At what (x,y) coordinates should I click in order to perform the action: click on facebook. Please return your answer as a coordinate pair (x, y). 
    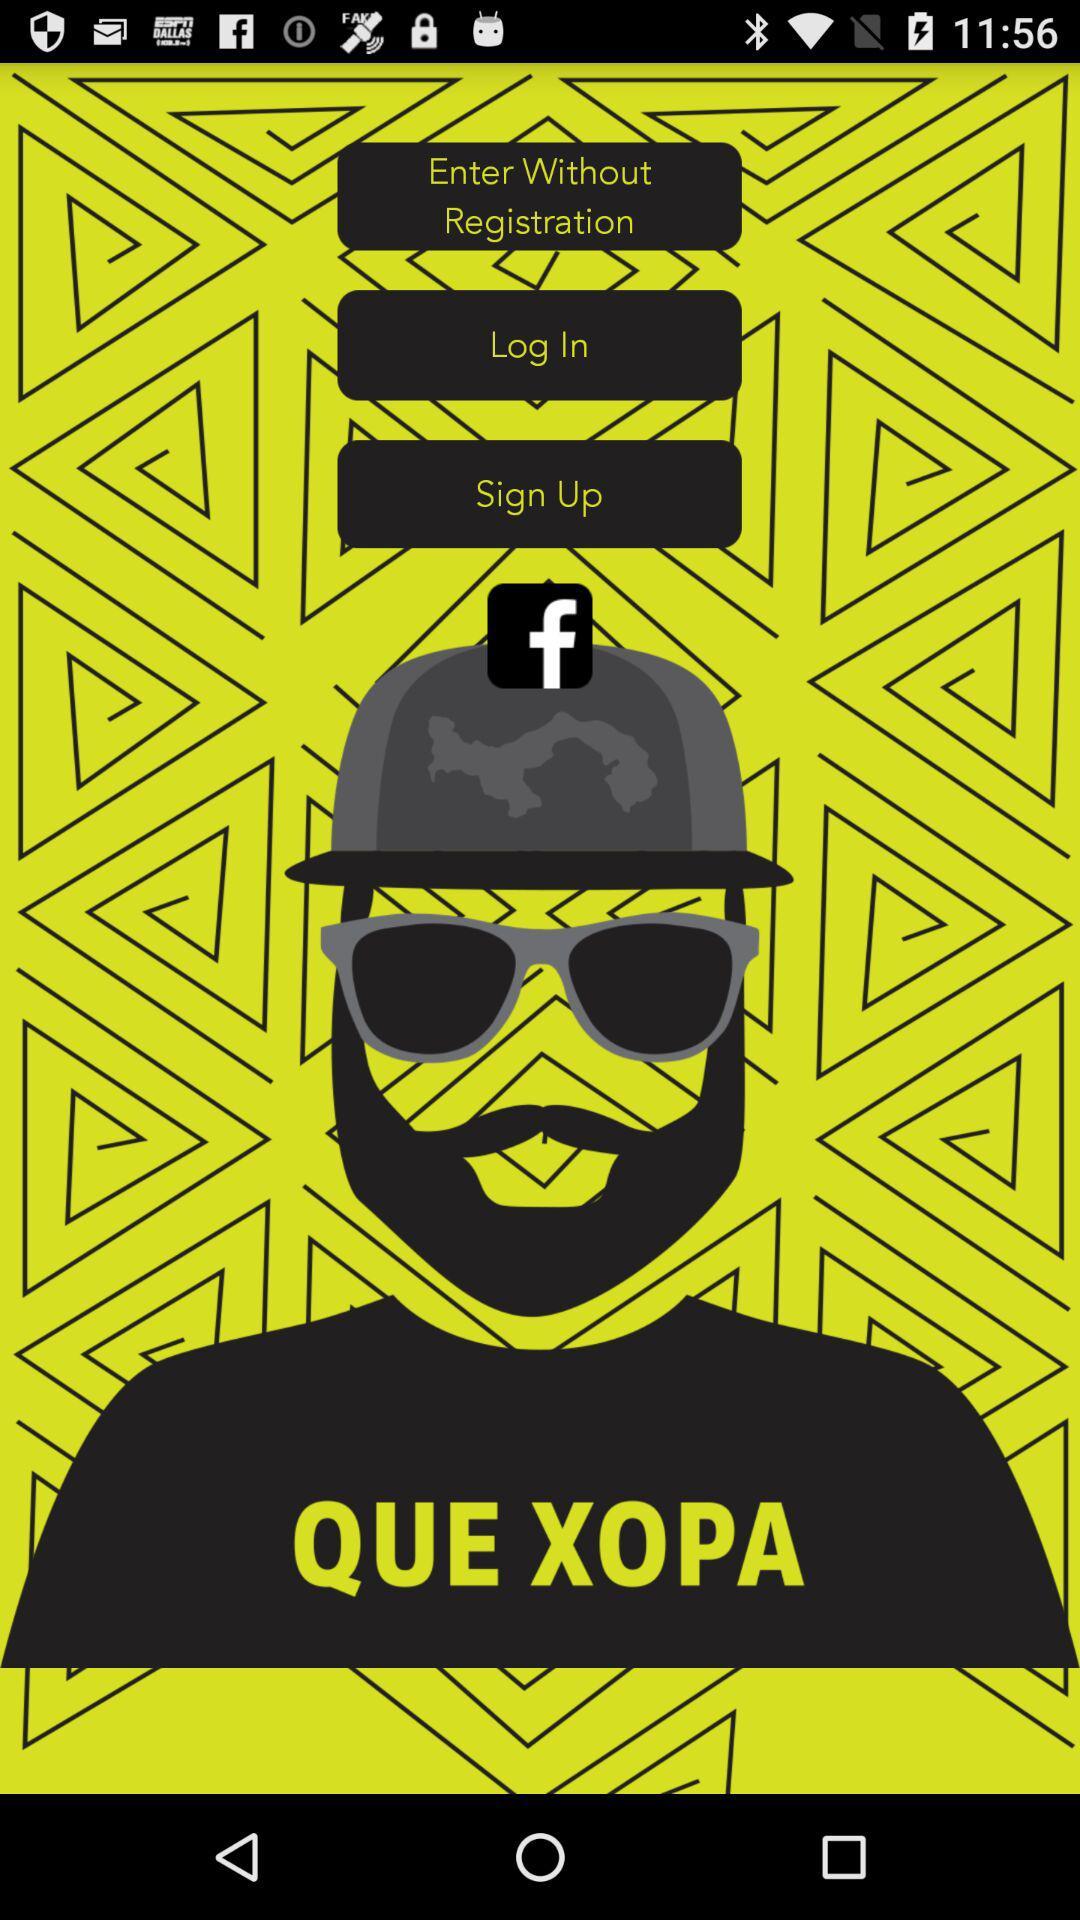
    Looking at the image, I should click on (540, 634).